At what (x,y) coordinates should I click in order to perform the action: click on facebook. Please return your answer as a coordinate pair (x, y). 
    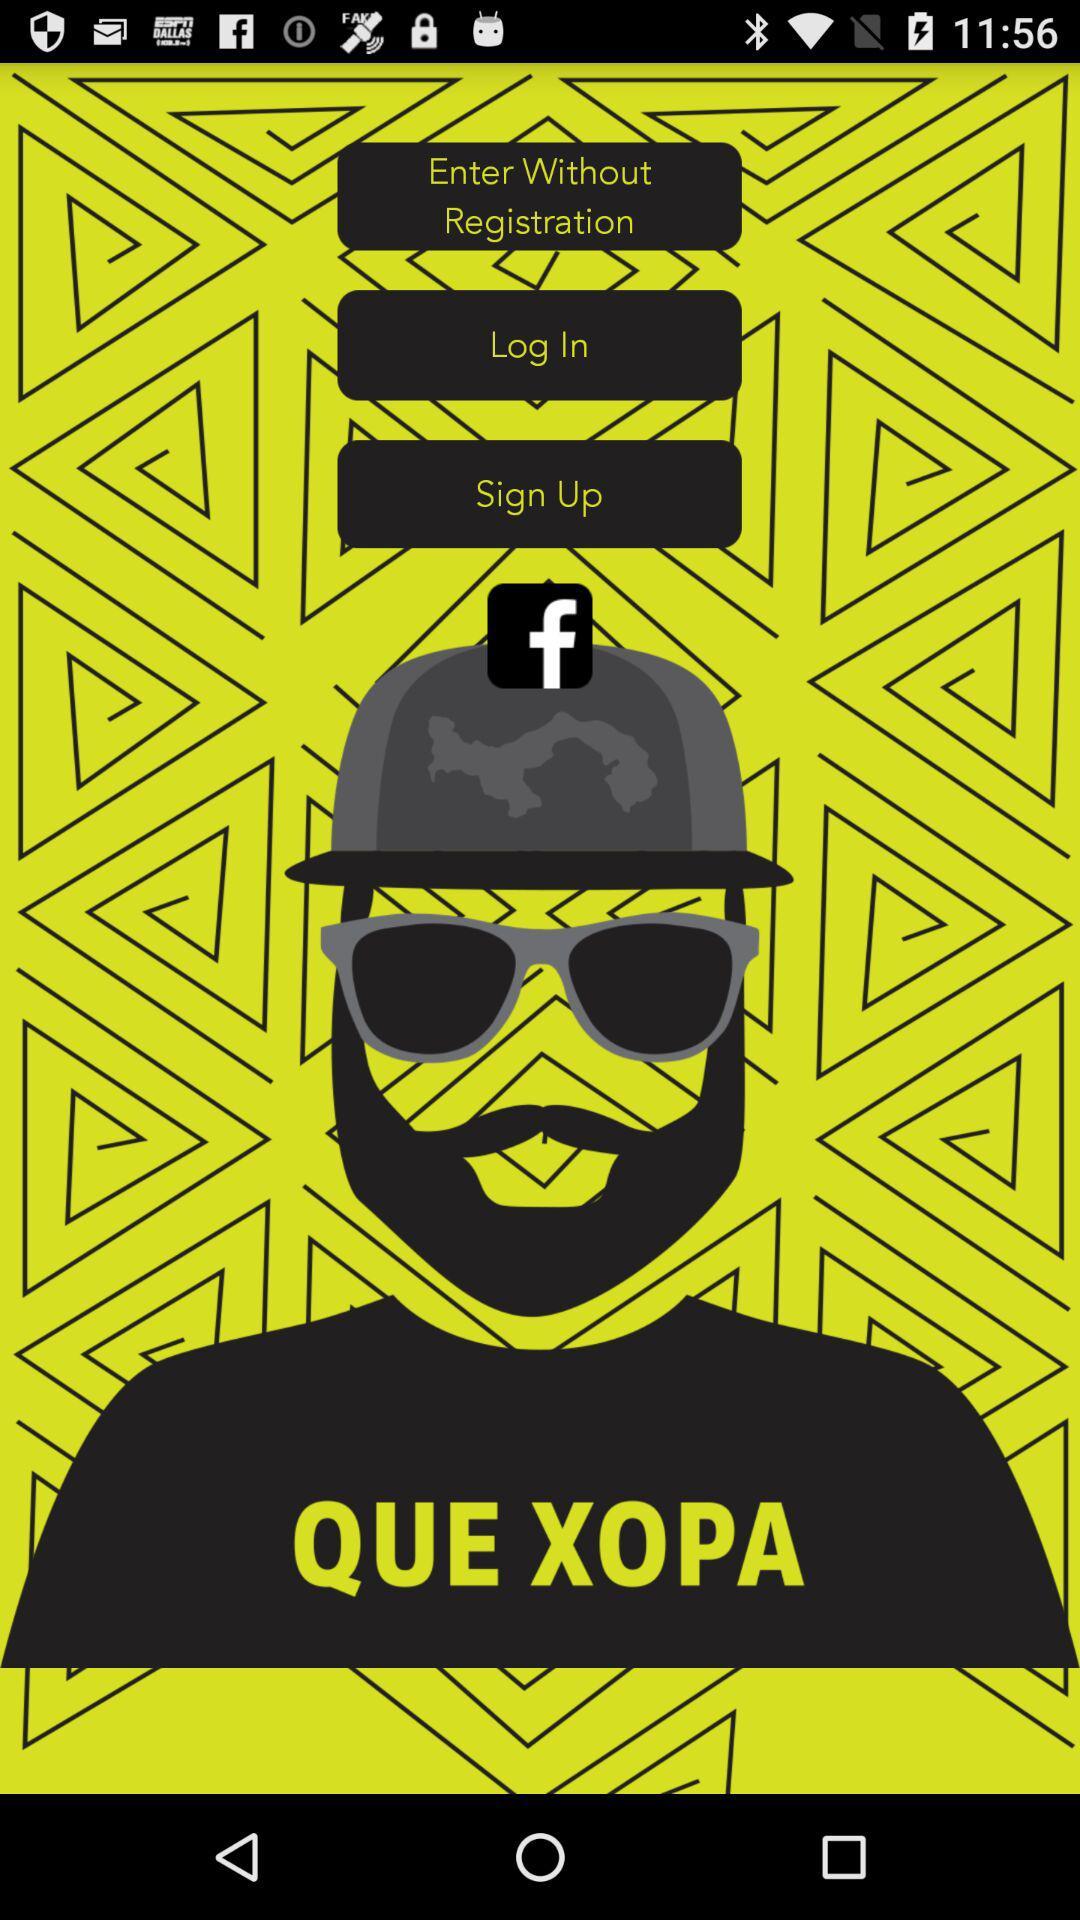
    Looking at the image, I should click on (540, 634).